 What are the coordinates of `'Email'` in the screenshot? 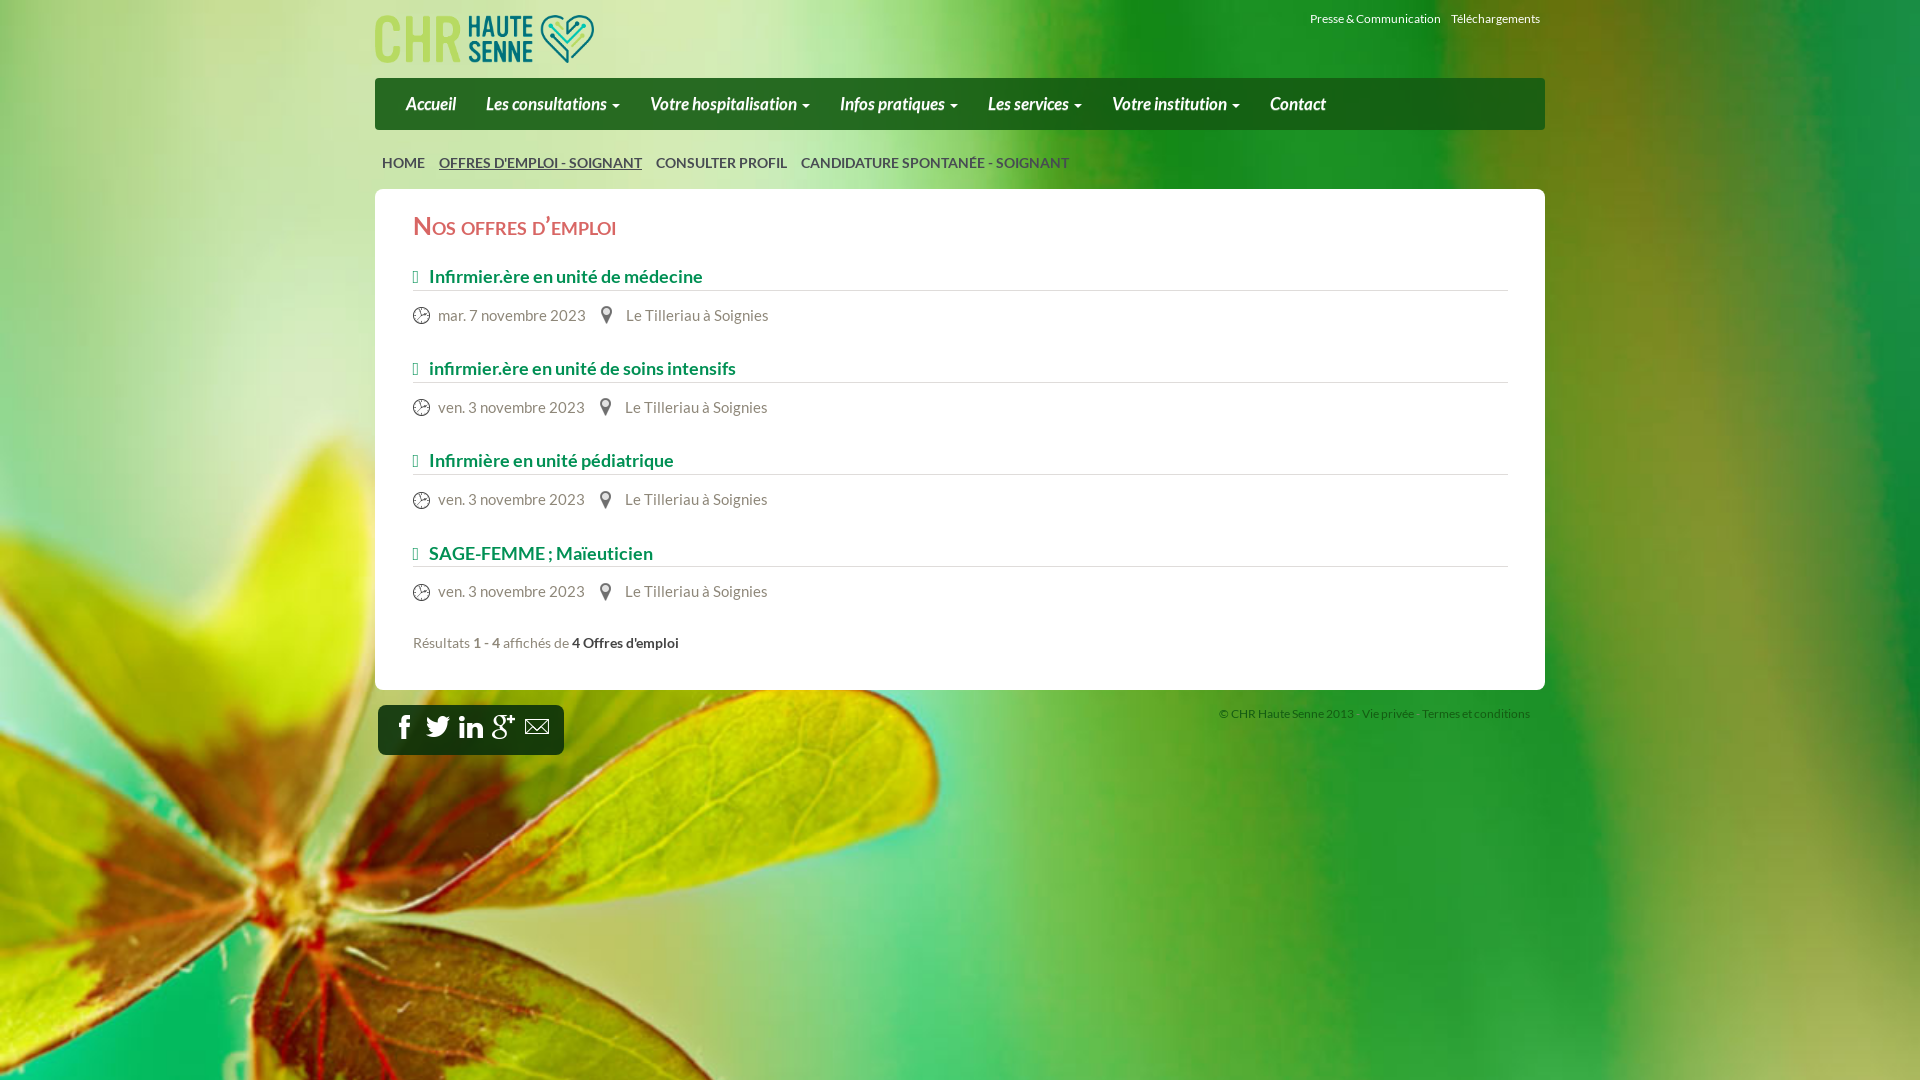 It's located at (548, 722).